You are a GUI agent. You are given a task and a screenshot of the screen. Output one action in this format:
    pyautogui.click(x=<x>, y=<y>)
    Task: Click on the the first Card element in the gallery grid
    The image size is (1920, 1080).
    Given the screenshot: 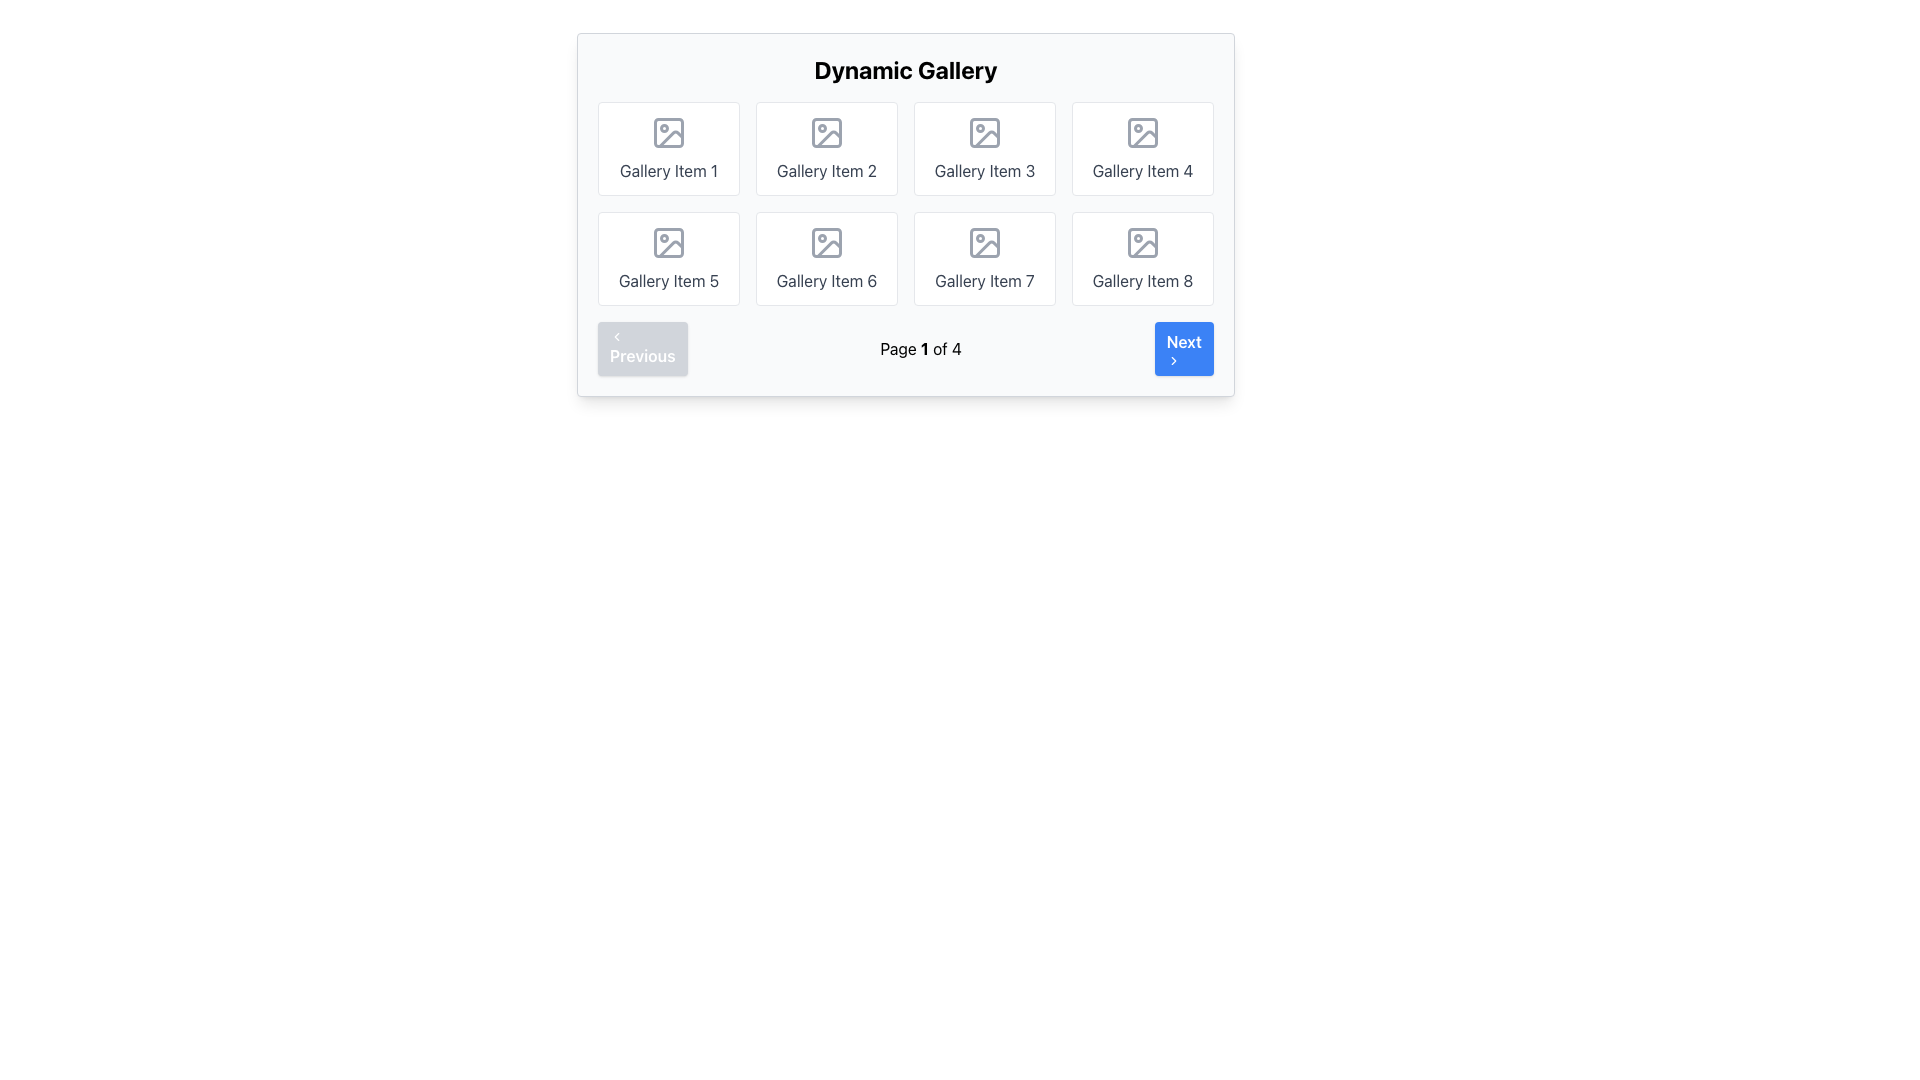 What is the action you would take?
    pyautogui.click(x=668, y=148)
    